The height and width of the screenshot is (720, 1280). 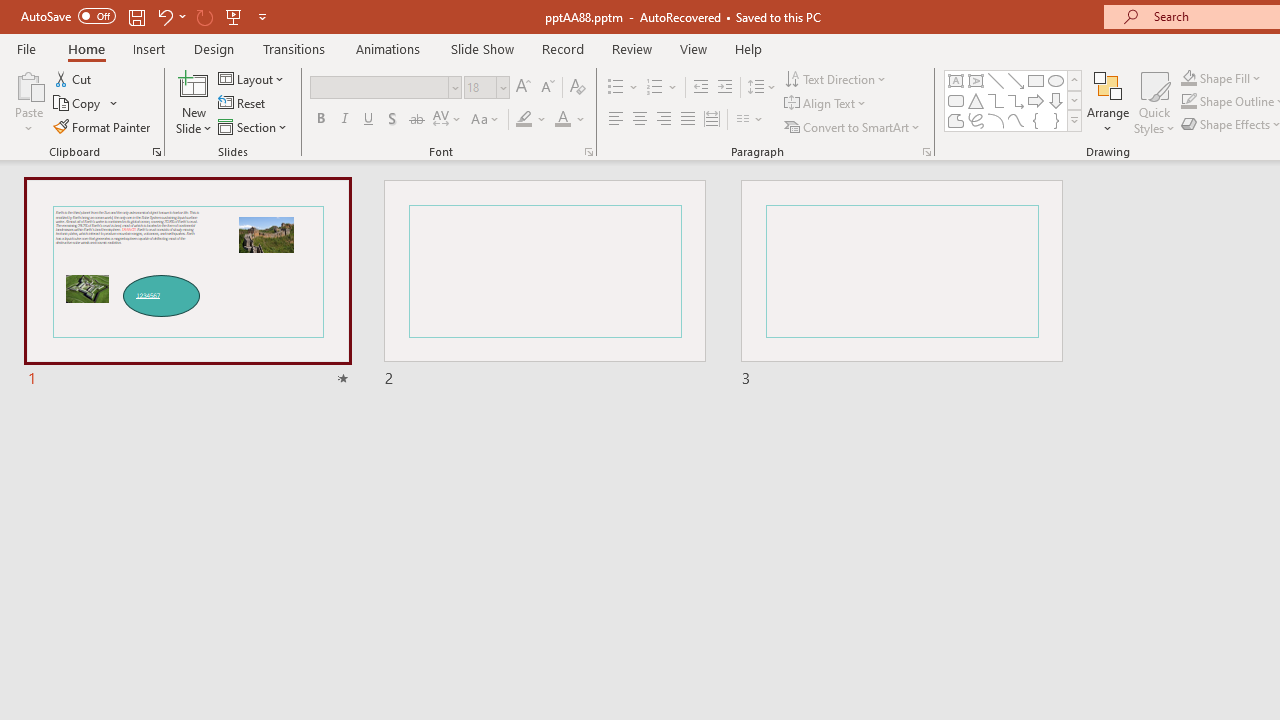 What do you see at coordinates (1036, 80) in the screenshot?
I see `'Rectangle'` at bounding box center [1036, 80].